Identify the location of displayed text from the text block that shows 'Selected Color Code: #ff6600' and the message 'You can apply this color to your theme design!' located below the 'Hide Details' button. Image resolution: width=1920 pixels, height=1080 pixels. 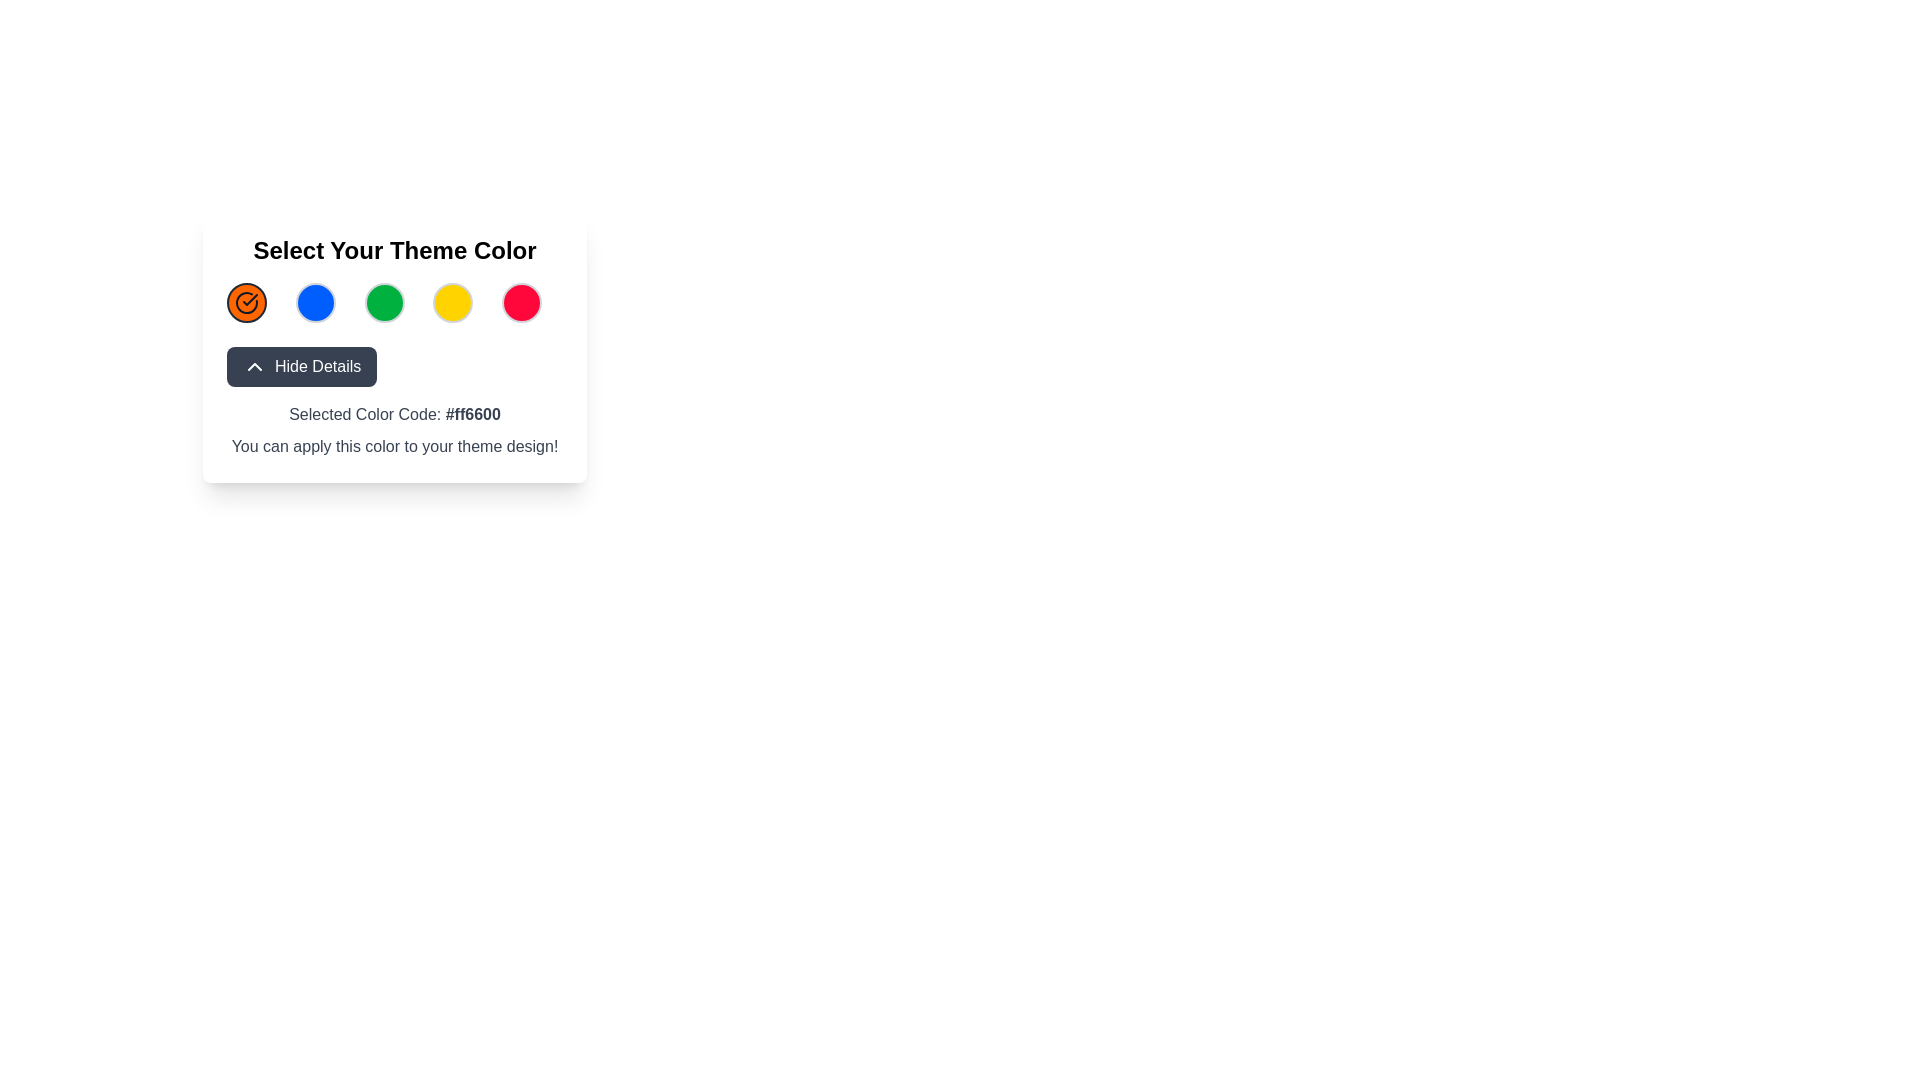
(394, 430).